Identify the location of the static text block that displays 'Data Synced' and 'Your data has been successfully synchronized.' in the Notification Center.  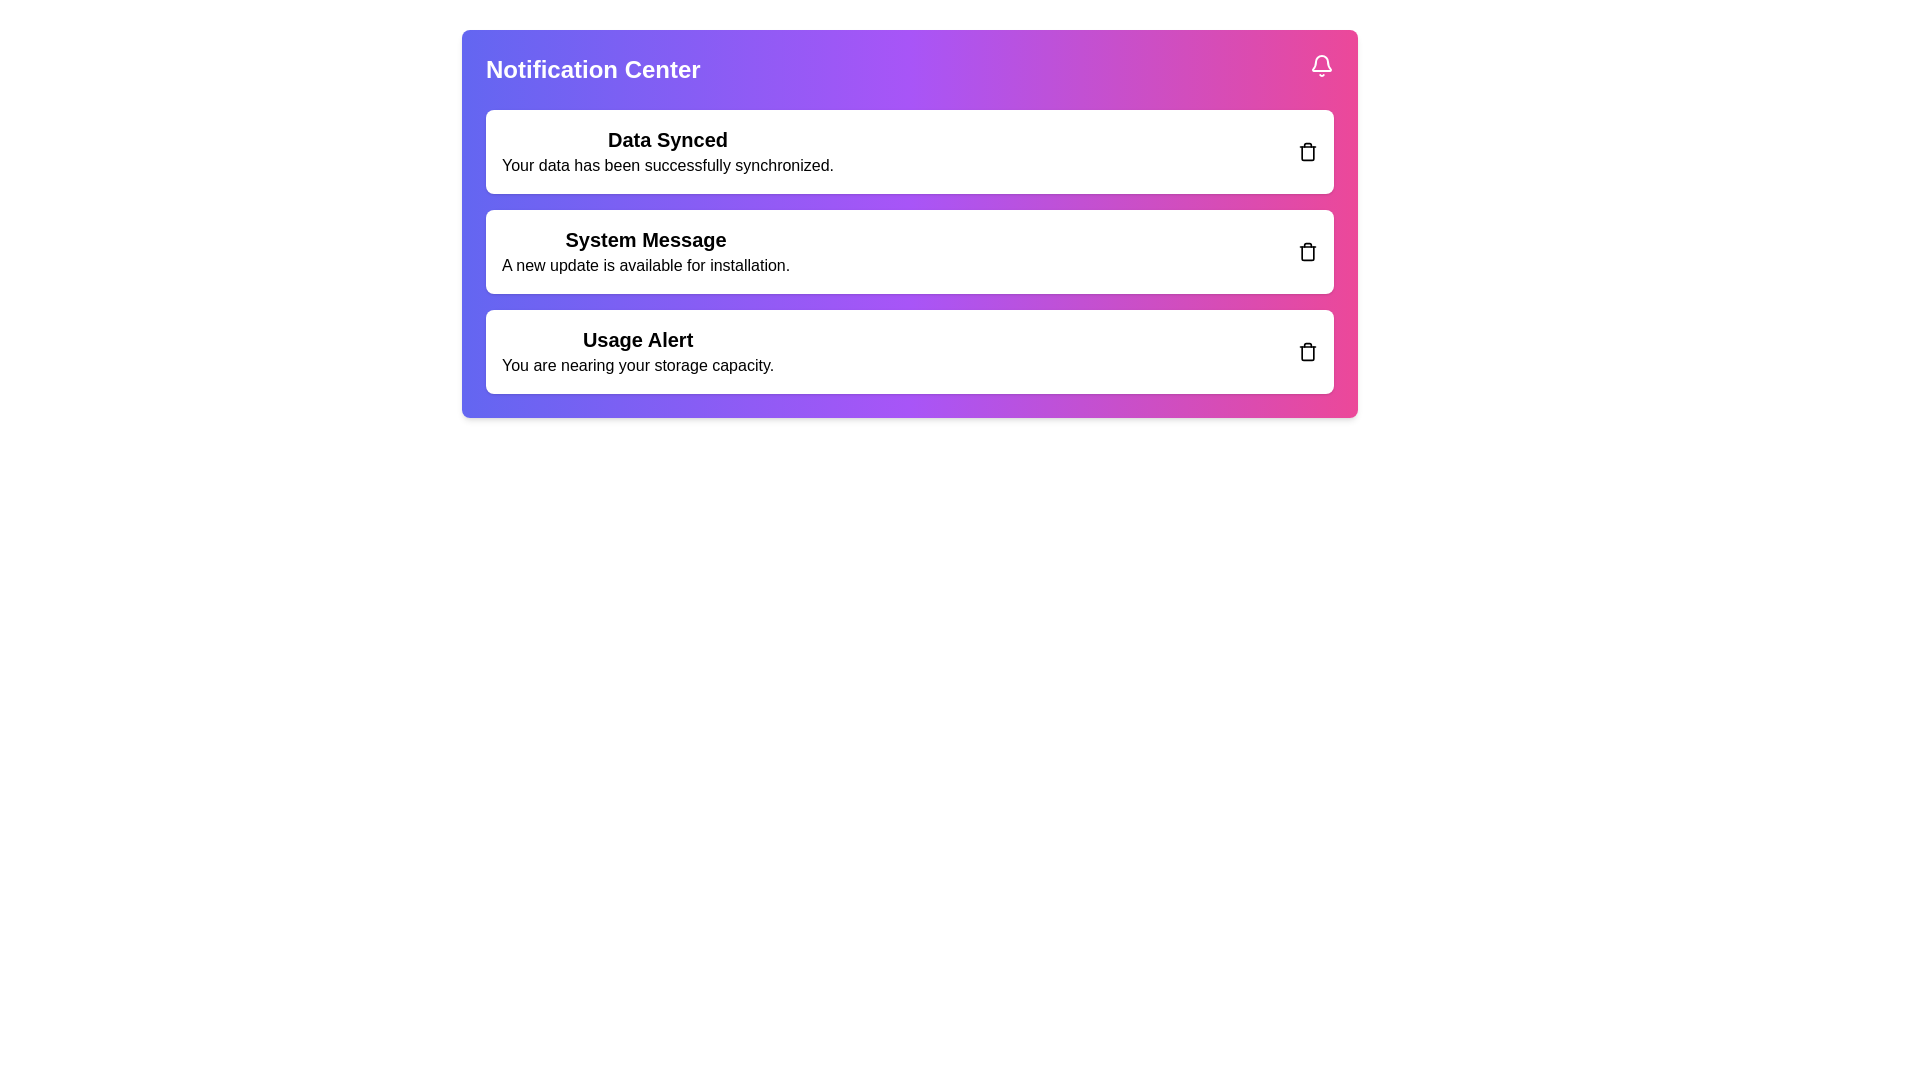
(667, 150).